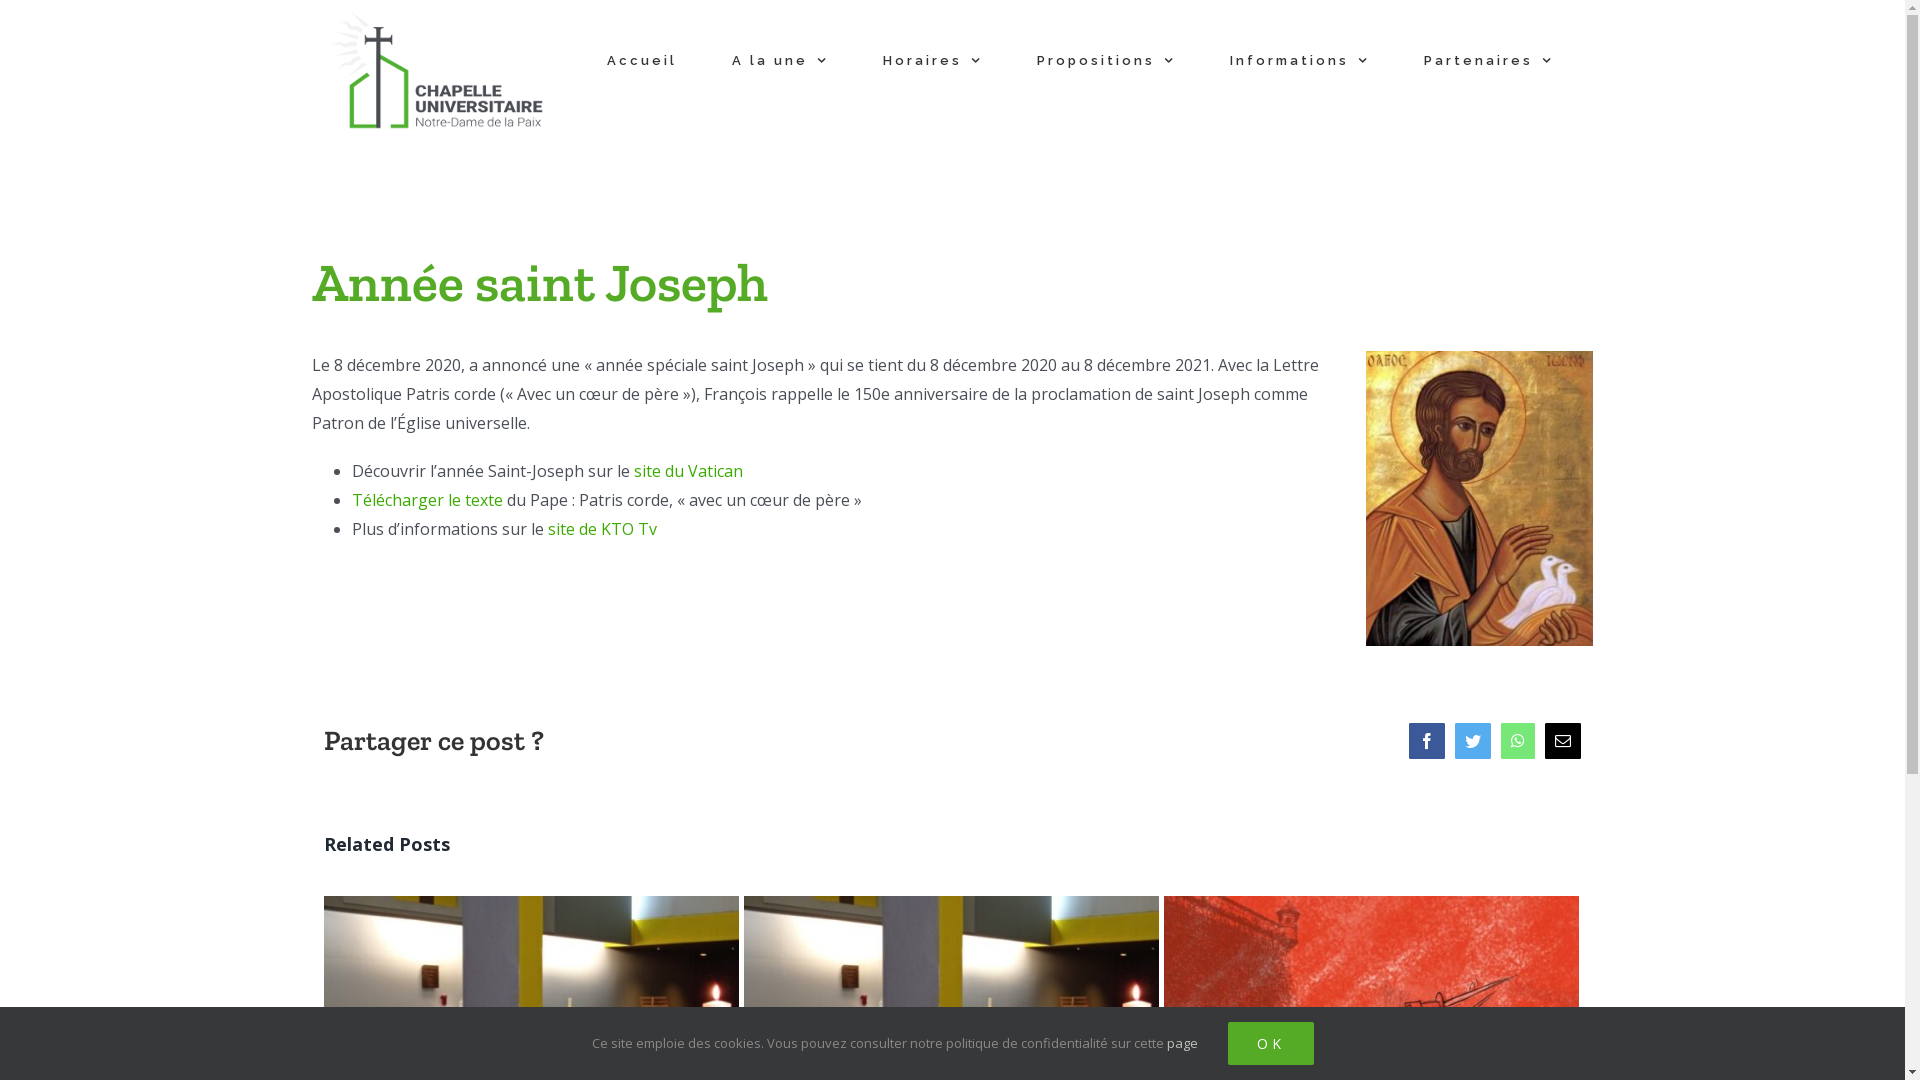 The width and height of the screenshot is (1920, 1080). What do you see at coordinates (1270, 1042) in the screenshot?
I see `'OK'` at bounding box center [1270, 1042].